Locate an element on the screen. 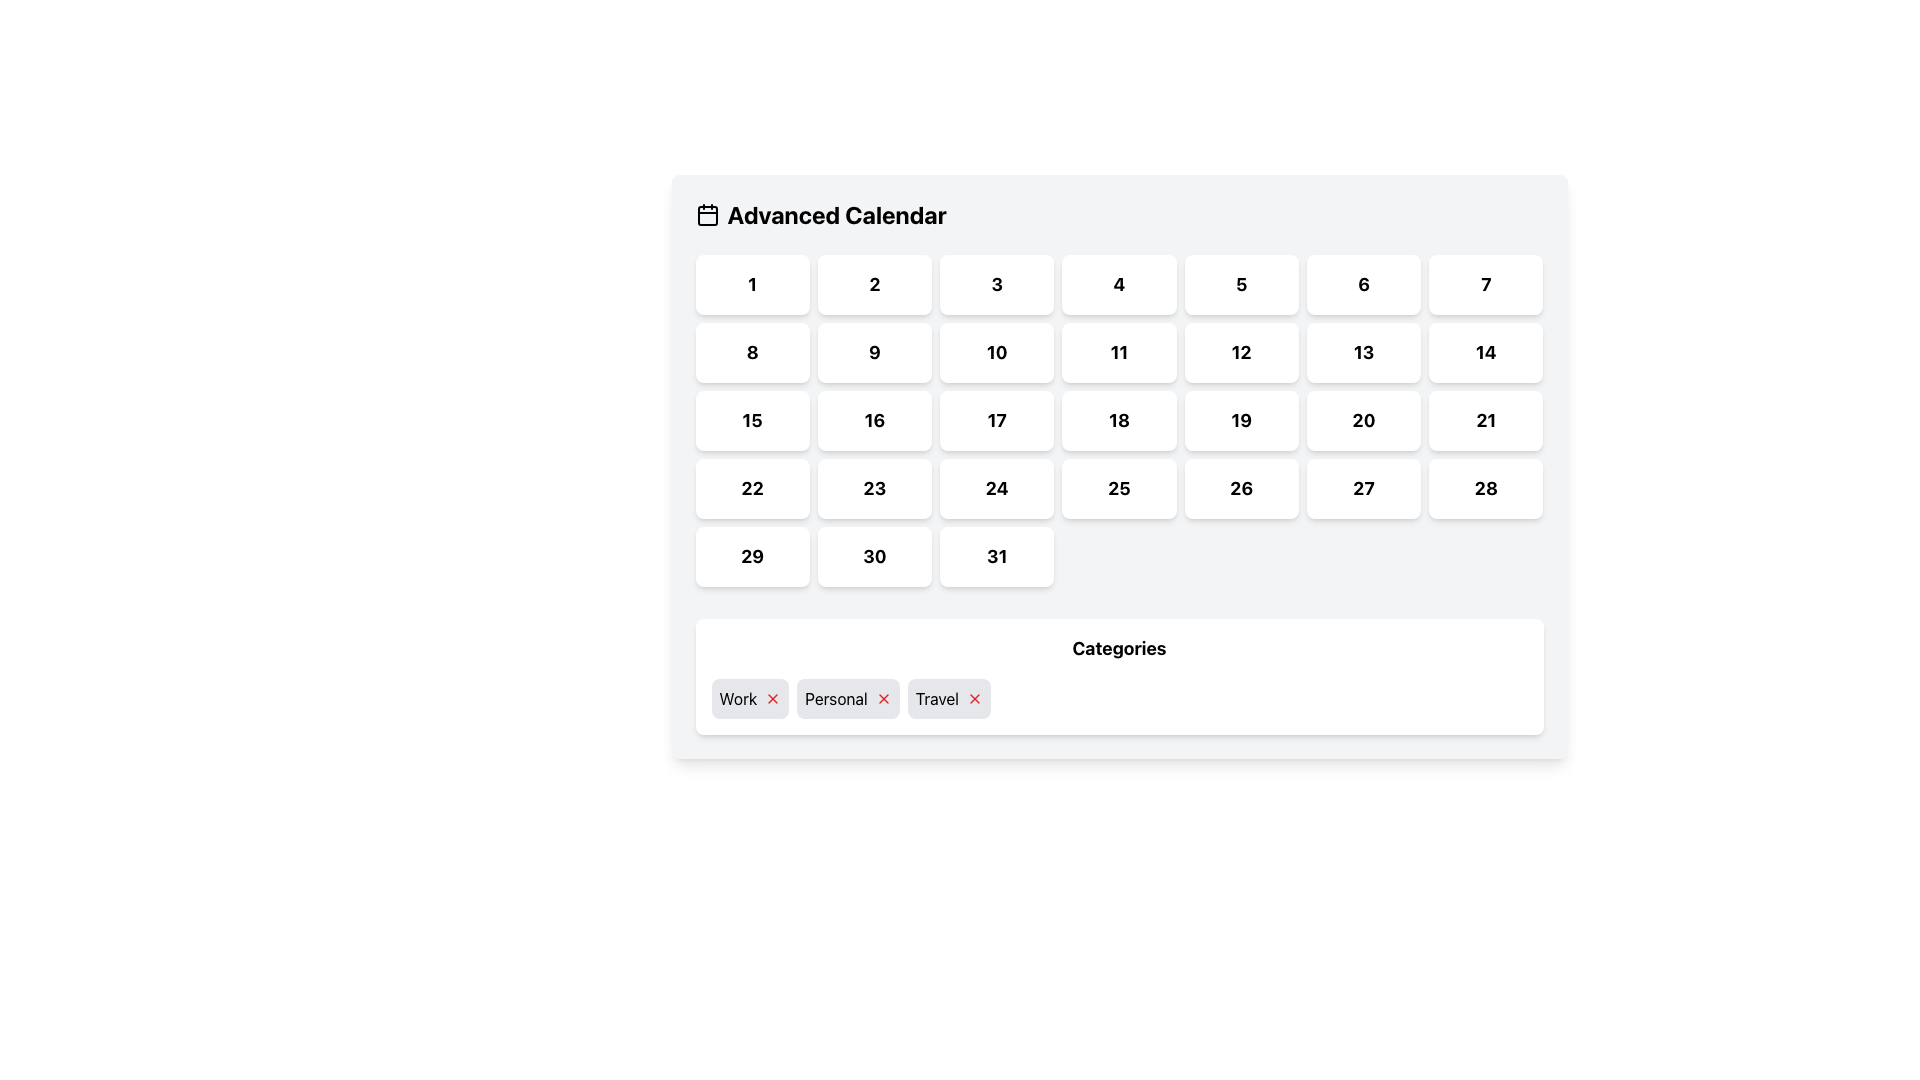 This screenshot has height=1080, width=1920. the calendar icon located at the beginning of the header element containing the text 'Advanced Calendar', positioned to the left of the text for visual context is located at coordinates (707, 215).